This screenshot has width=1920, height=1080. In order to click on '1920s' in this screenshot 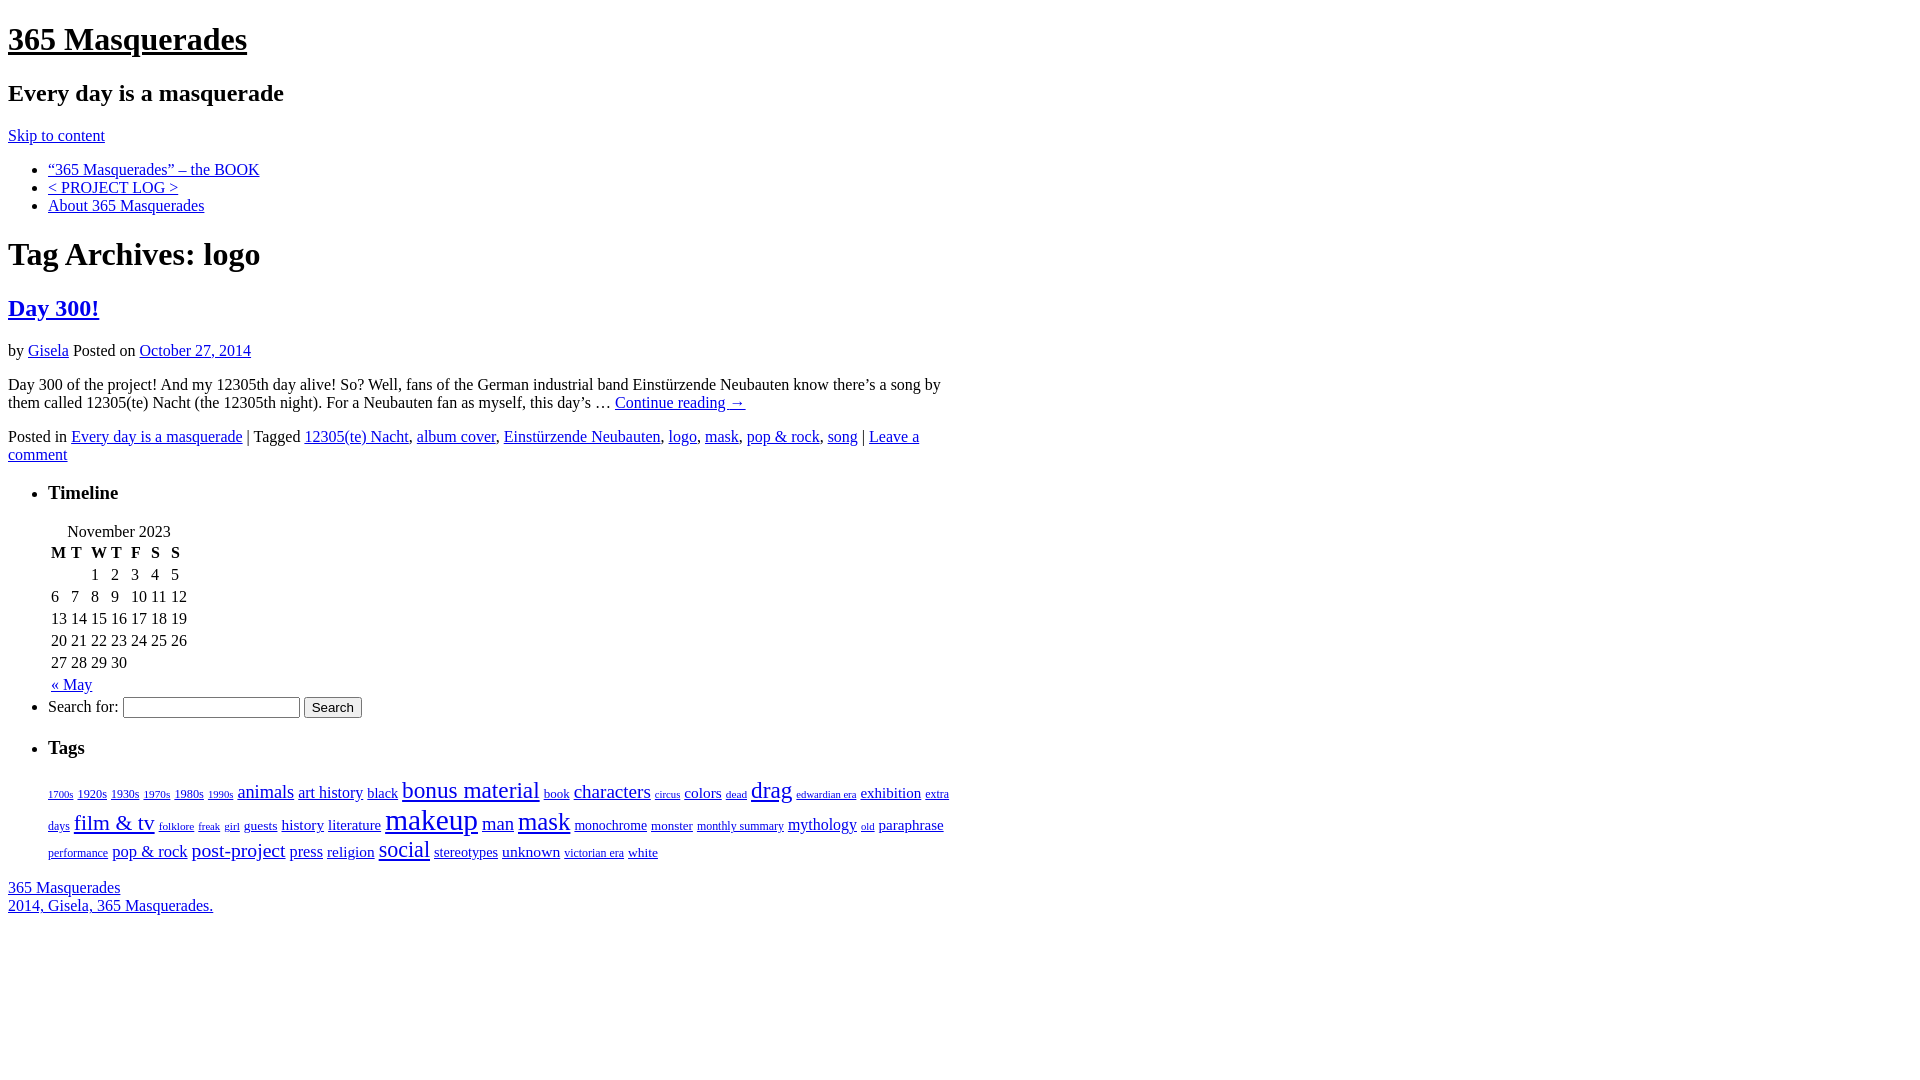, I will do `click(90, 793)`.